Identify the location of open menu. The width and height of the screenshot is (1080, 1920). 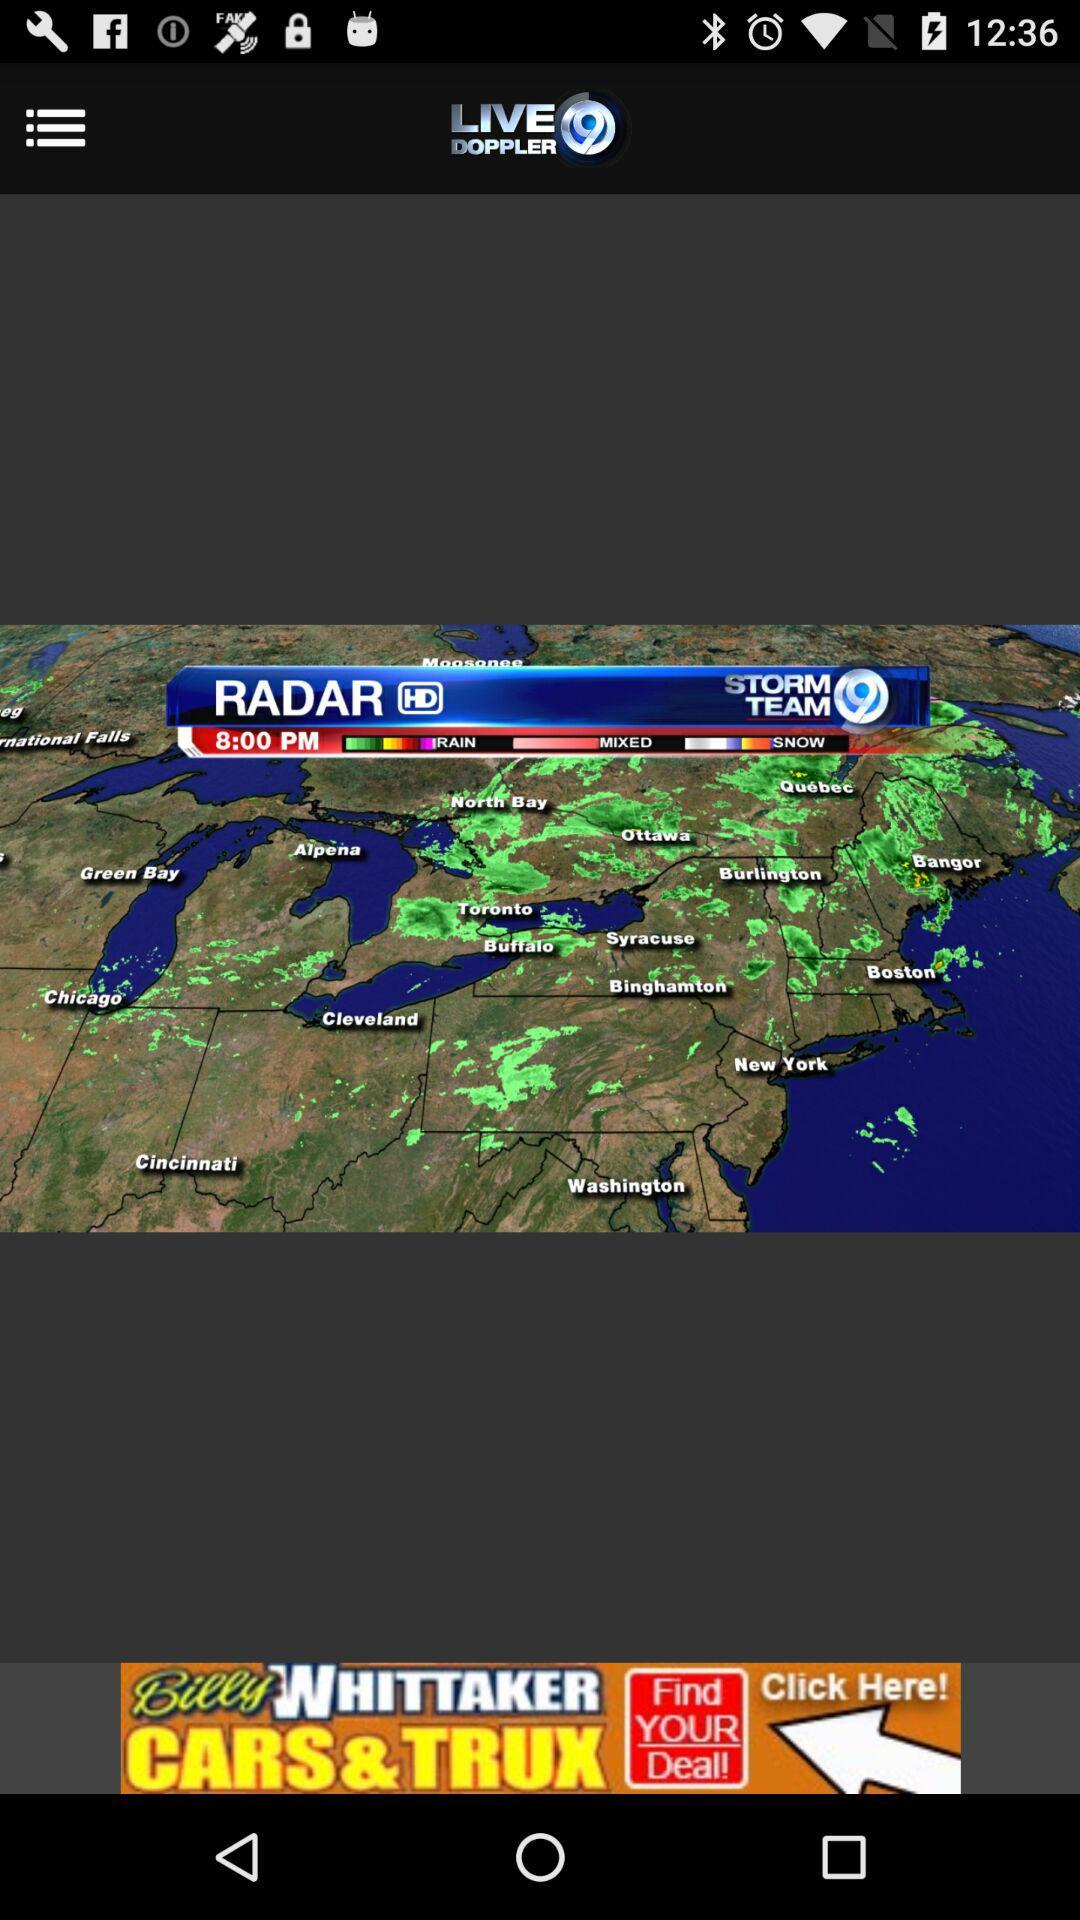
(540, 127).